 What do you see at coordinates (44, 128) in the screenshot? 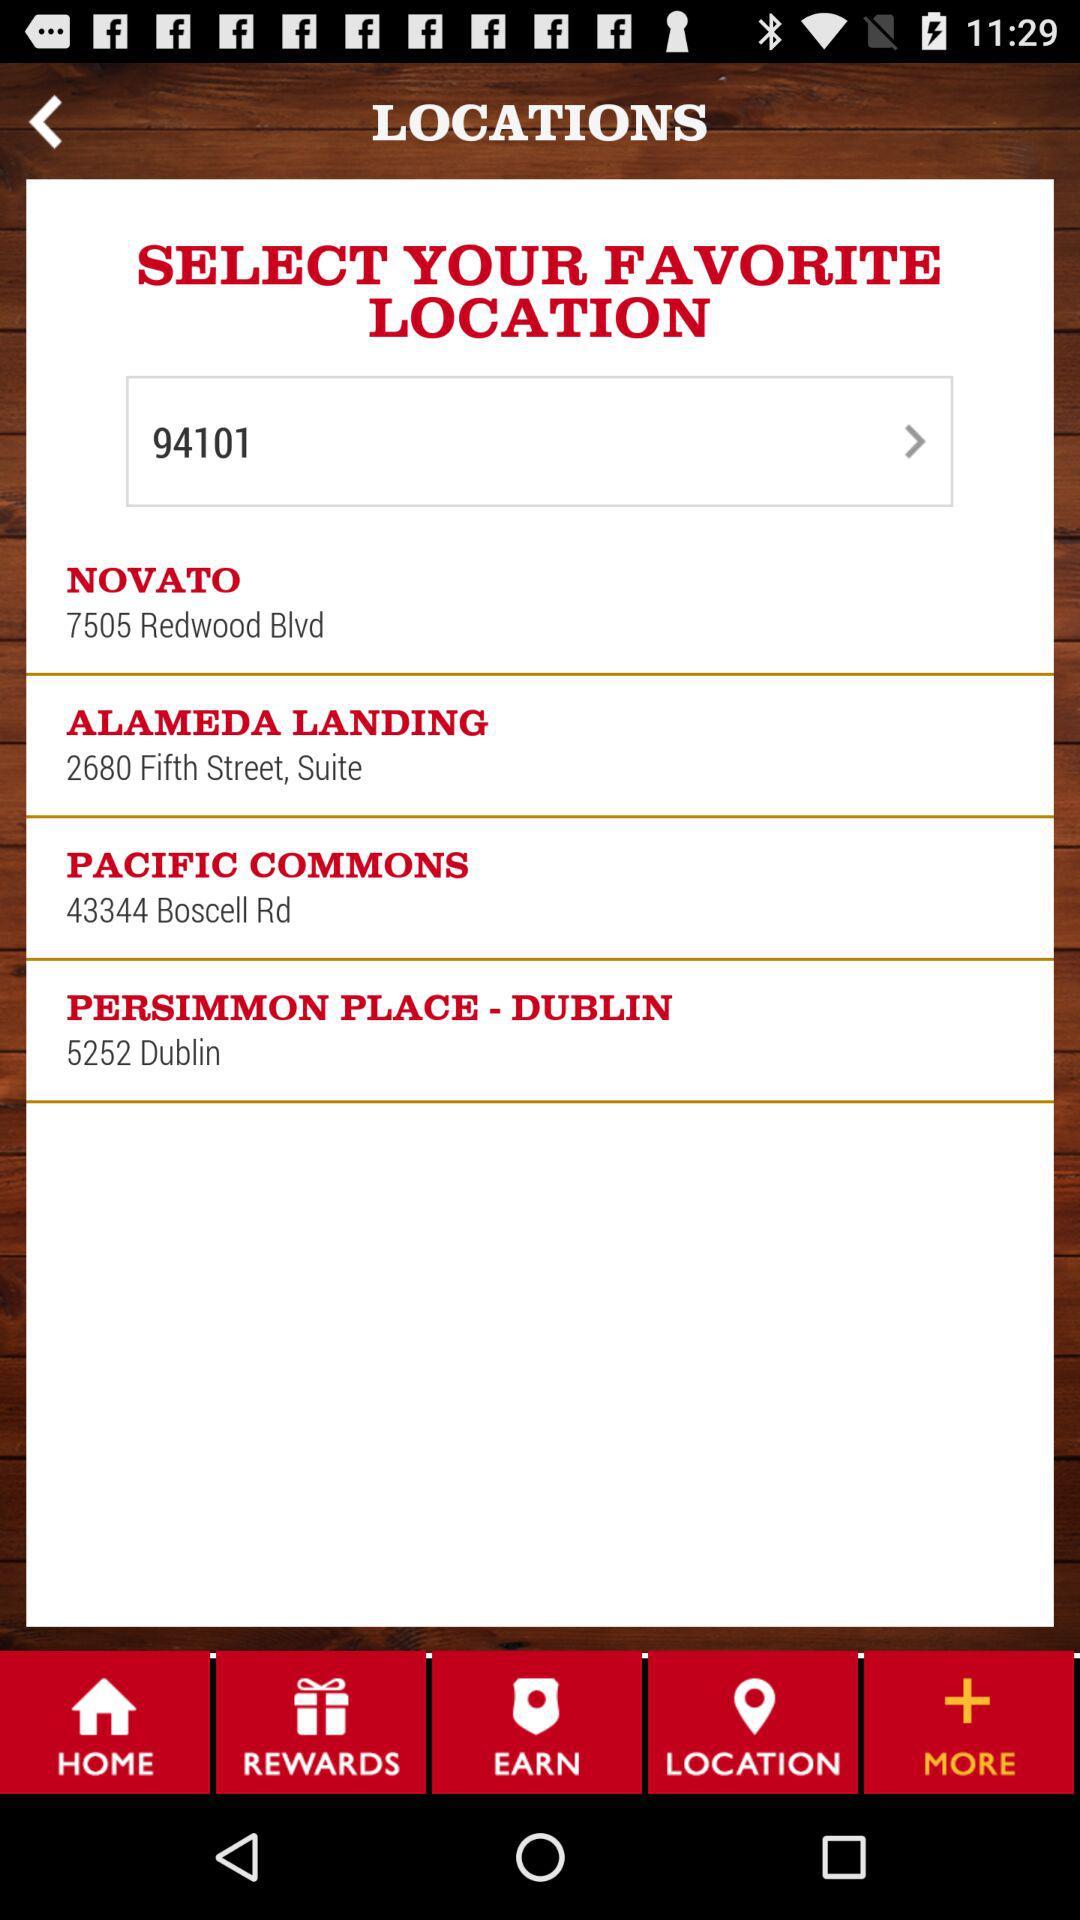
I see `the arrow_backward icon` at bounding box center [44, 128].